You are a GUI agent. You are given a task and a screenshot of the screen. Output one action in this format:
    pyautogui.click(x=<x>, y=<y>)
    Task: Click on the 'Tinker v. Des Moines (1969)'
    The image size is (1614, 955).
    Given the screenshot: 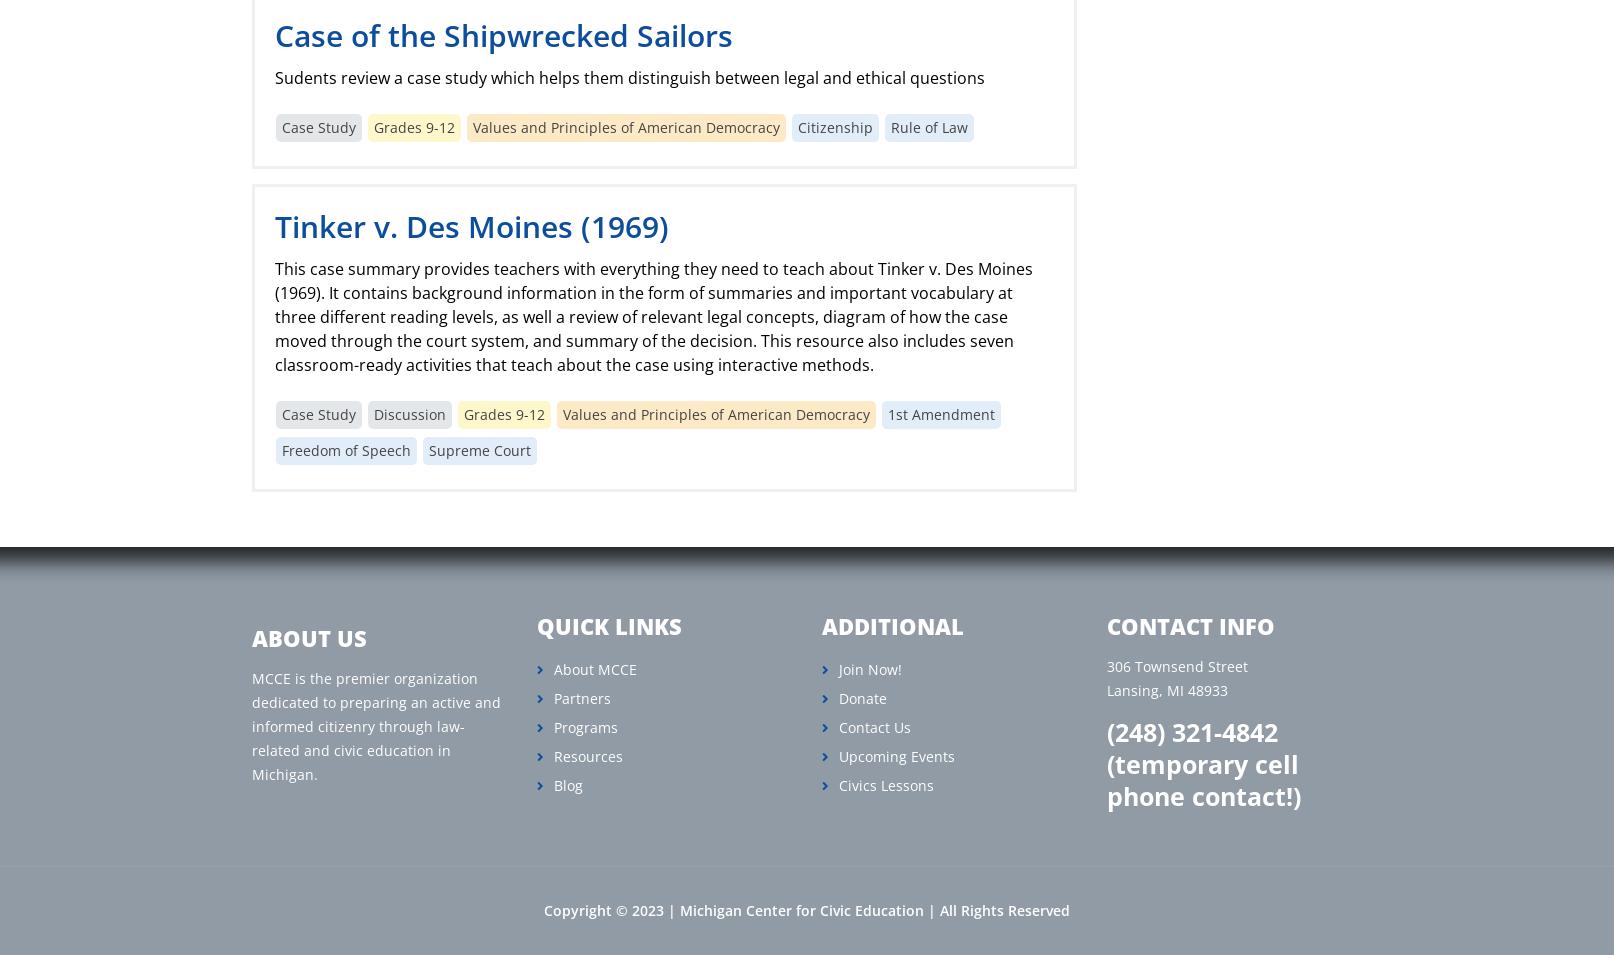 What is the action you would take?
    pyautogui.click(x=470, y=226)
    